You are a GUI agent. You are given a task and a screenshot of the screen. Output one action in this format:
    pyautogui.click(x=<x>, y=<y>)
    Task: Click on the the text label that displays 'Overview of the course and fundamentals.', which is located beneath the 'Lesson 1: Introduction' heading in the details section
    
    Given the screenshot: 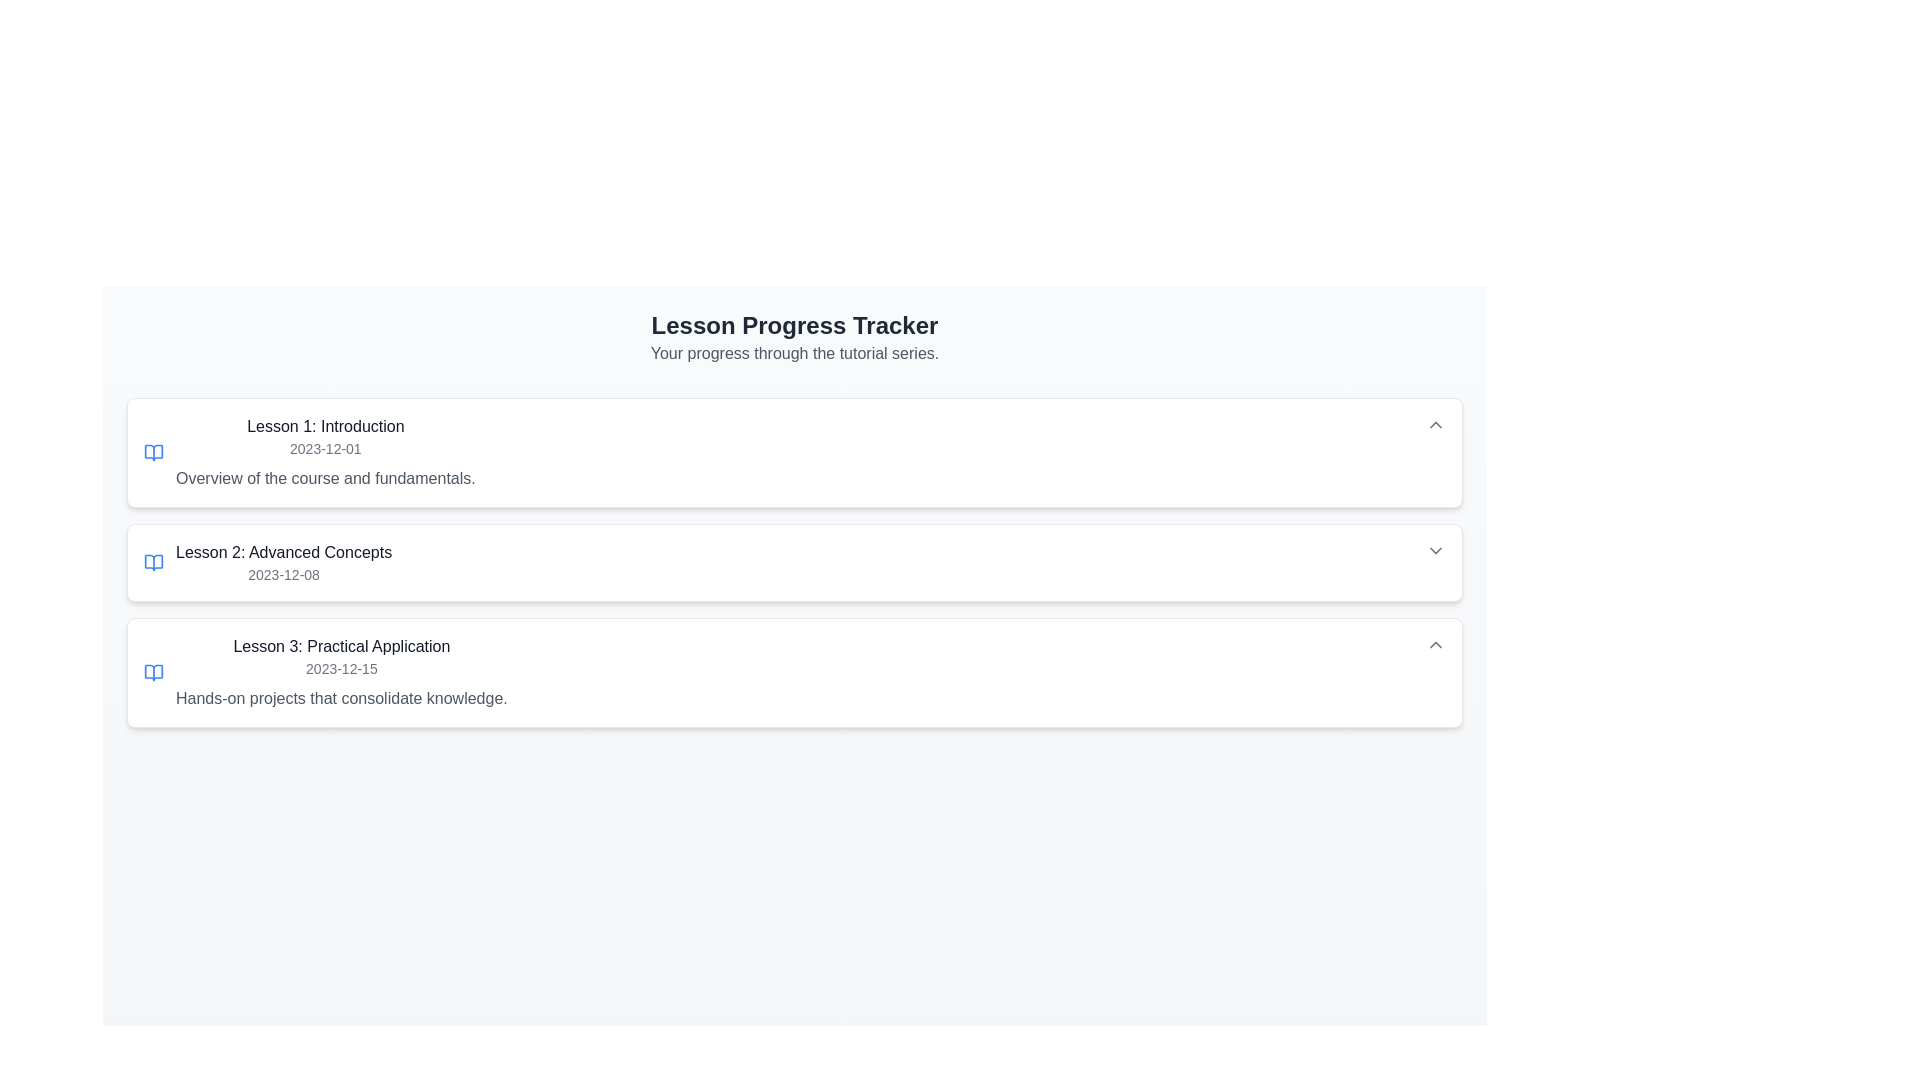 What is the action you would take?
    pyautogui.click(x=325, y=478)
    